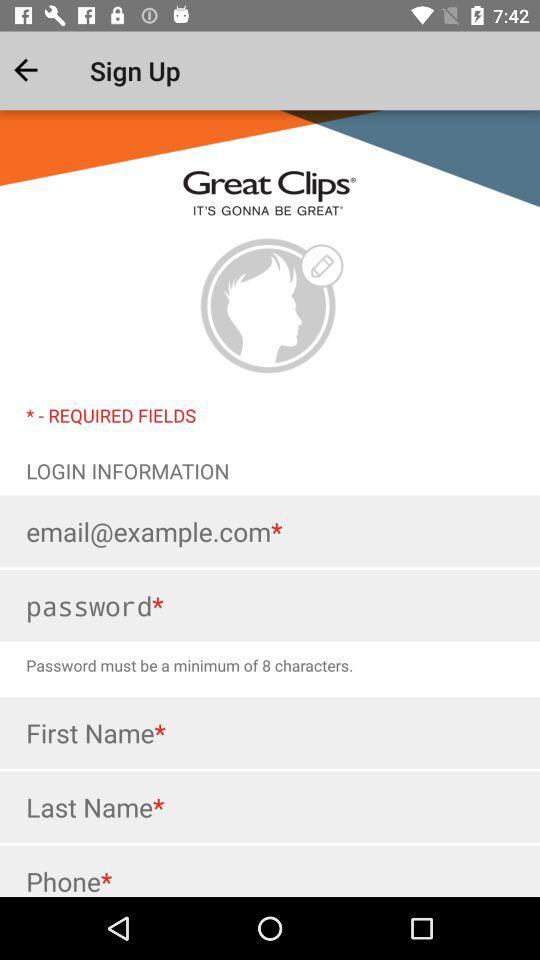 The image size is (540, 960). What do you see at coordinates (270, 870) in the screenshot?
I see `phone number` at bounding box center [270, 870].